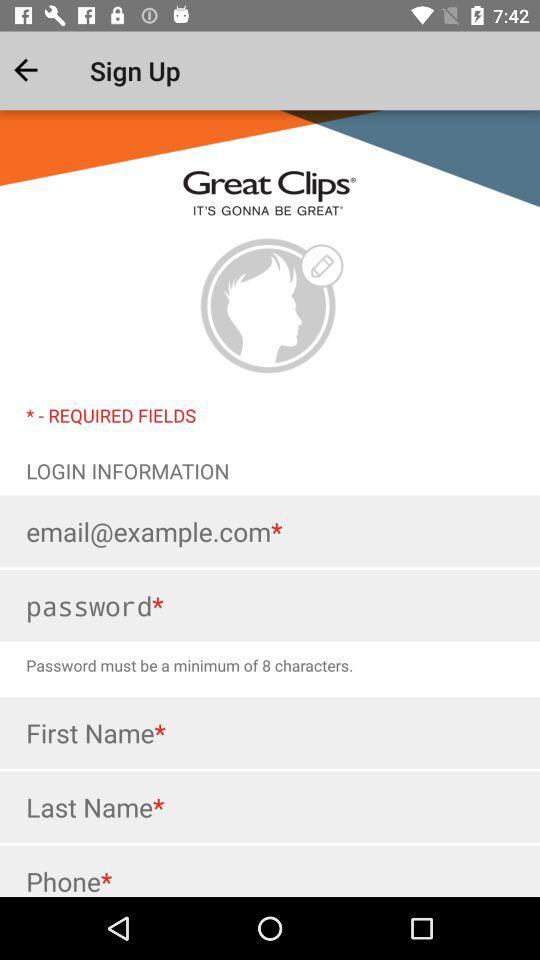 The image size is (540, 960). What do you see at coordinates (270, 870) in the screenshot?
I see `phone number` at bounding box center [270, 870].